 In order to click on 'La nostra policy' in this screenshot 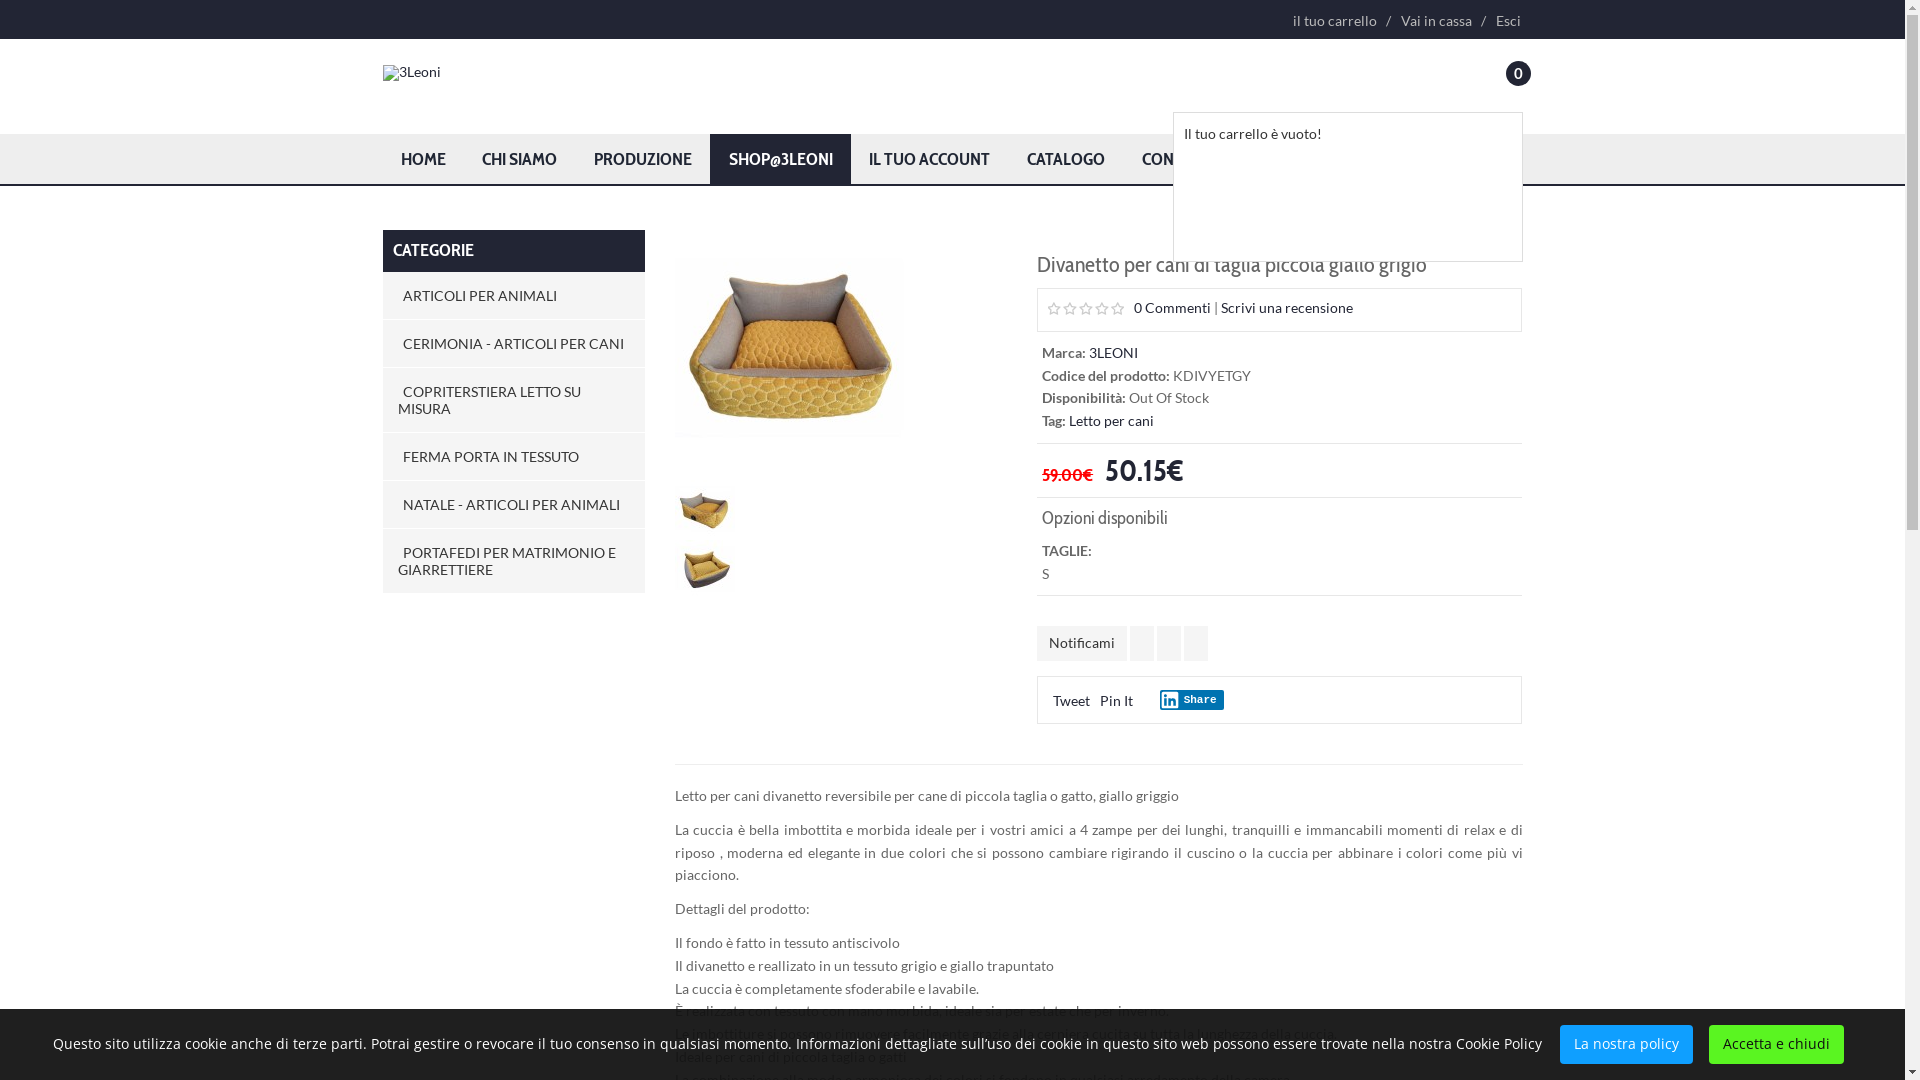, I will do `click(1626, 1043)`.